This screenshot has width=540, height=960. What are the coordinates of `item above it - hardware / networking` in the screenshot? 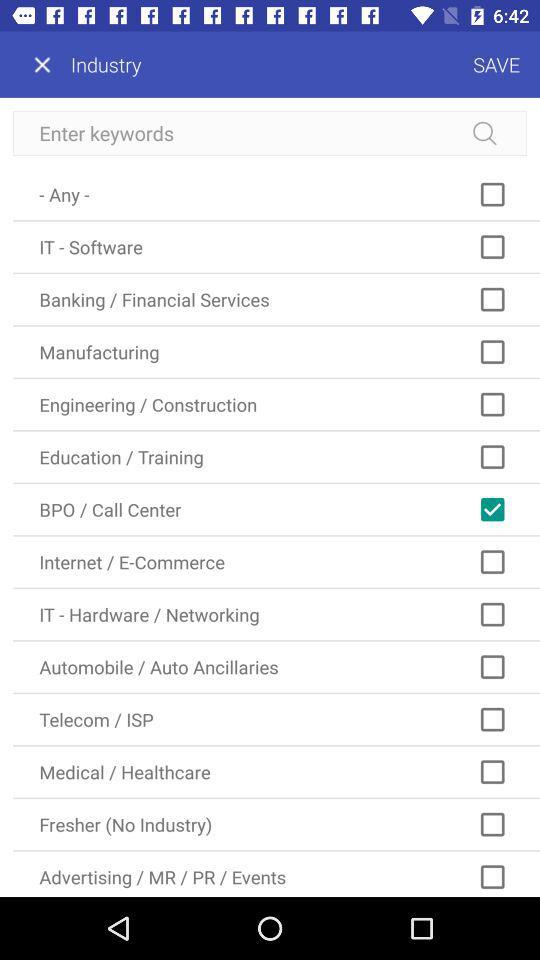 It's located at (275, 562).